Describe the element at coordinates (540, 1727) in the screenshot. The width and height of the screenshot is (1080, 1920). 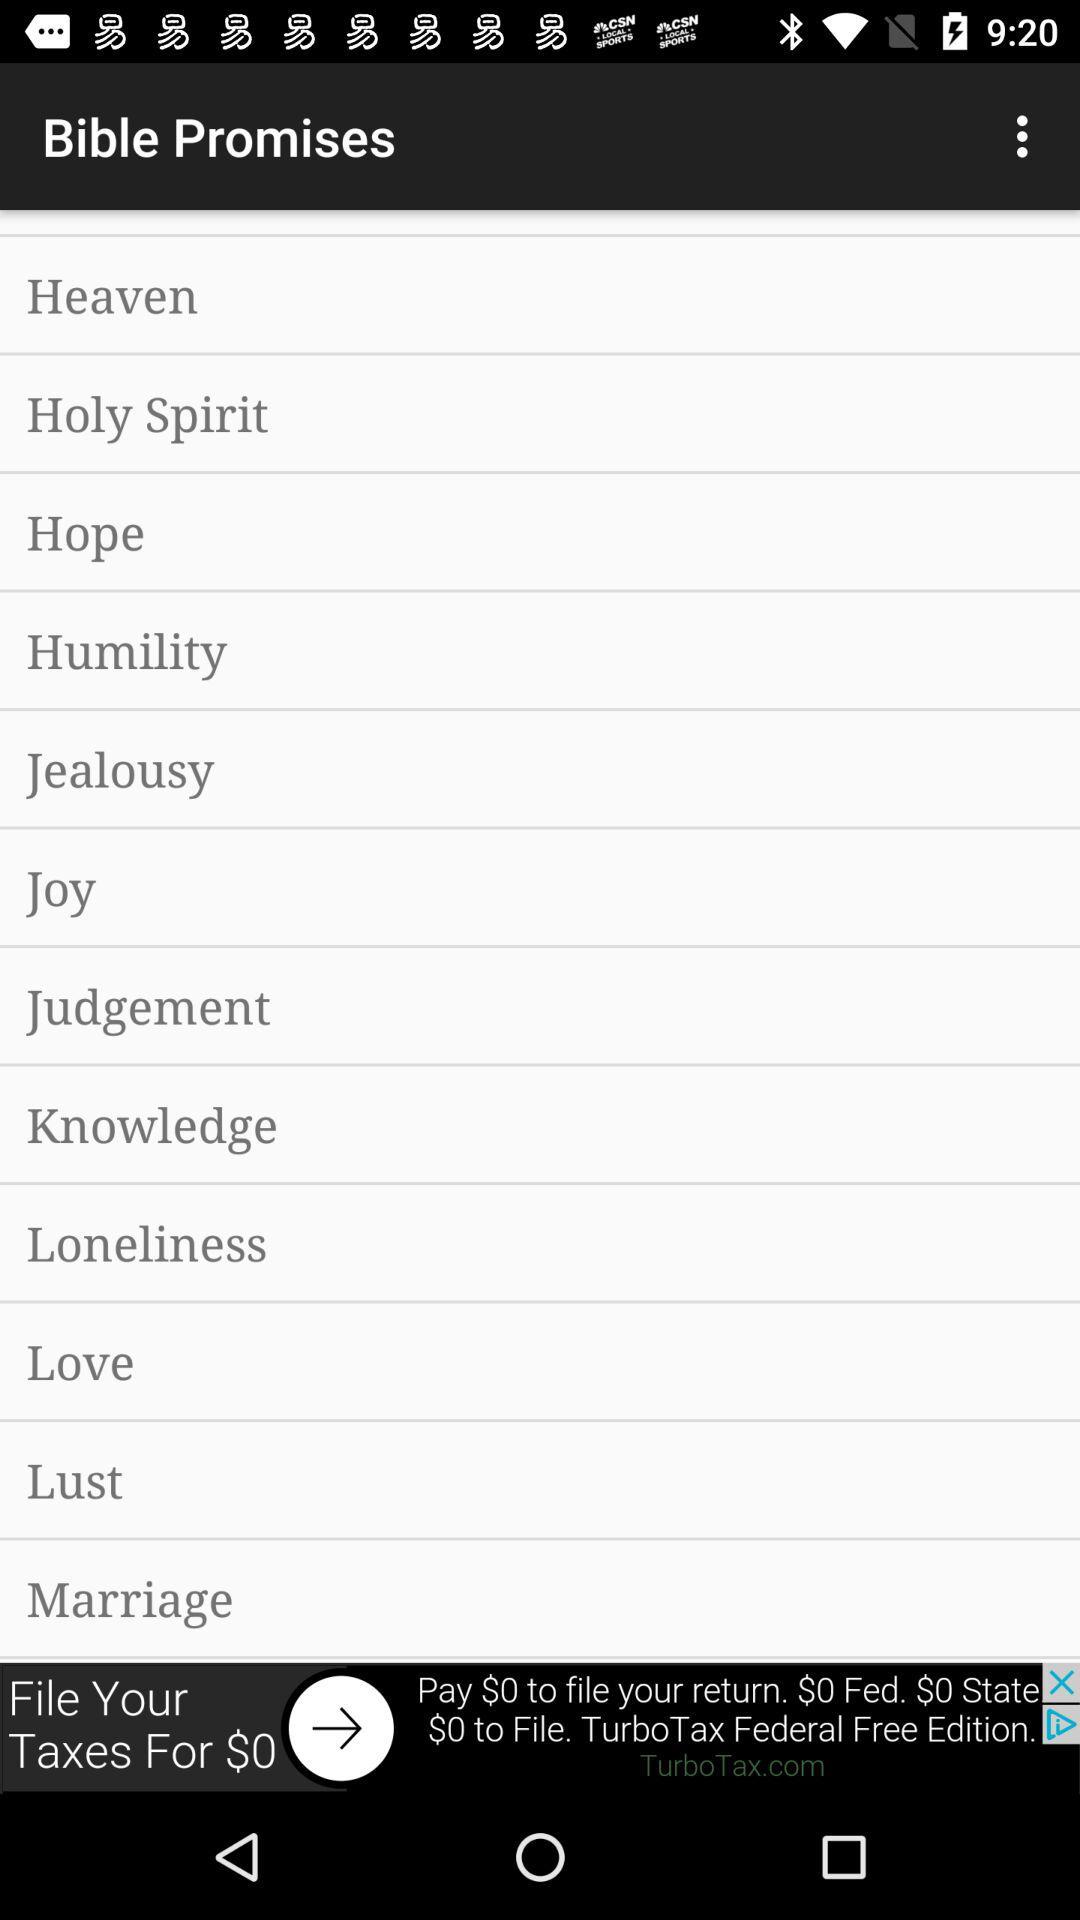
I see `advertisement` at that location.